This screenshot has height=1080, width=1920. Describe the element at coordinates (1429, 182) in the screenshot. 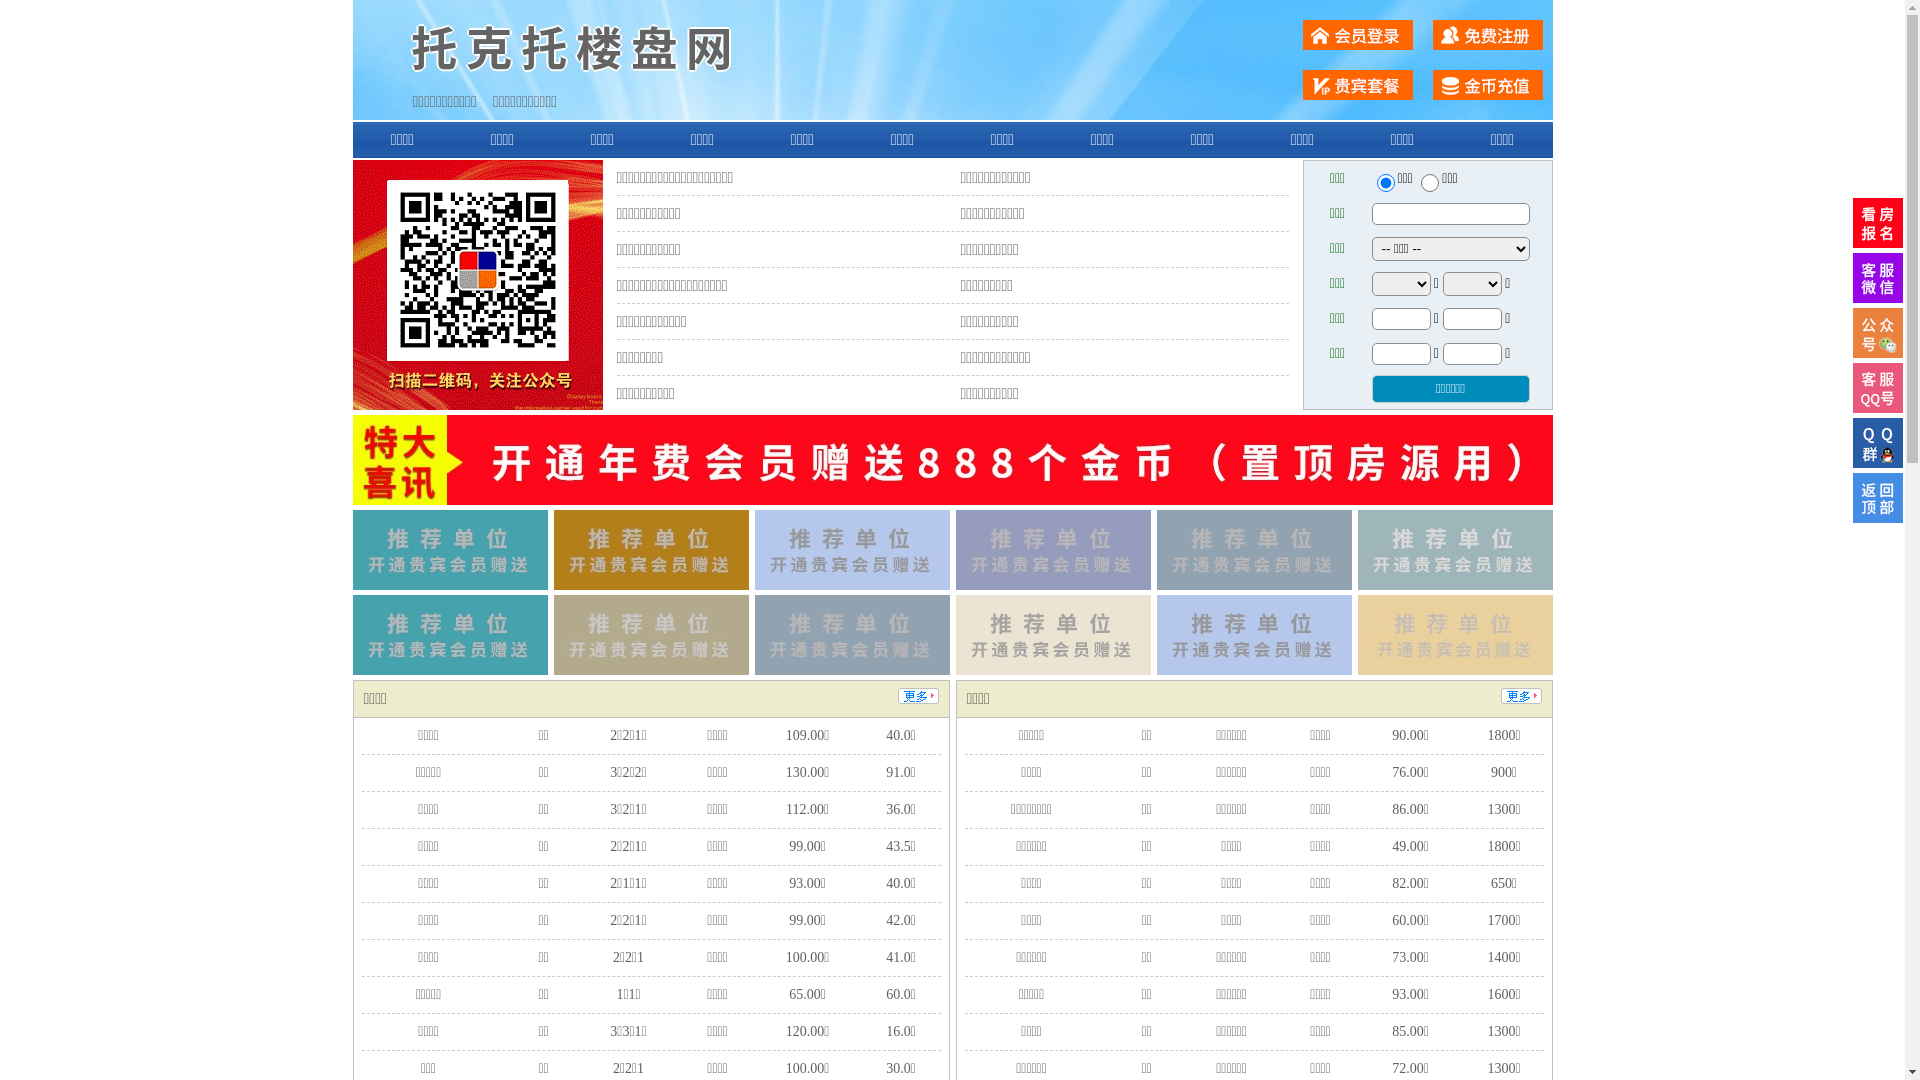

I see `'chuzu'` at that location.